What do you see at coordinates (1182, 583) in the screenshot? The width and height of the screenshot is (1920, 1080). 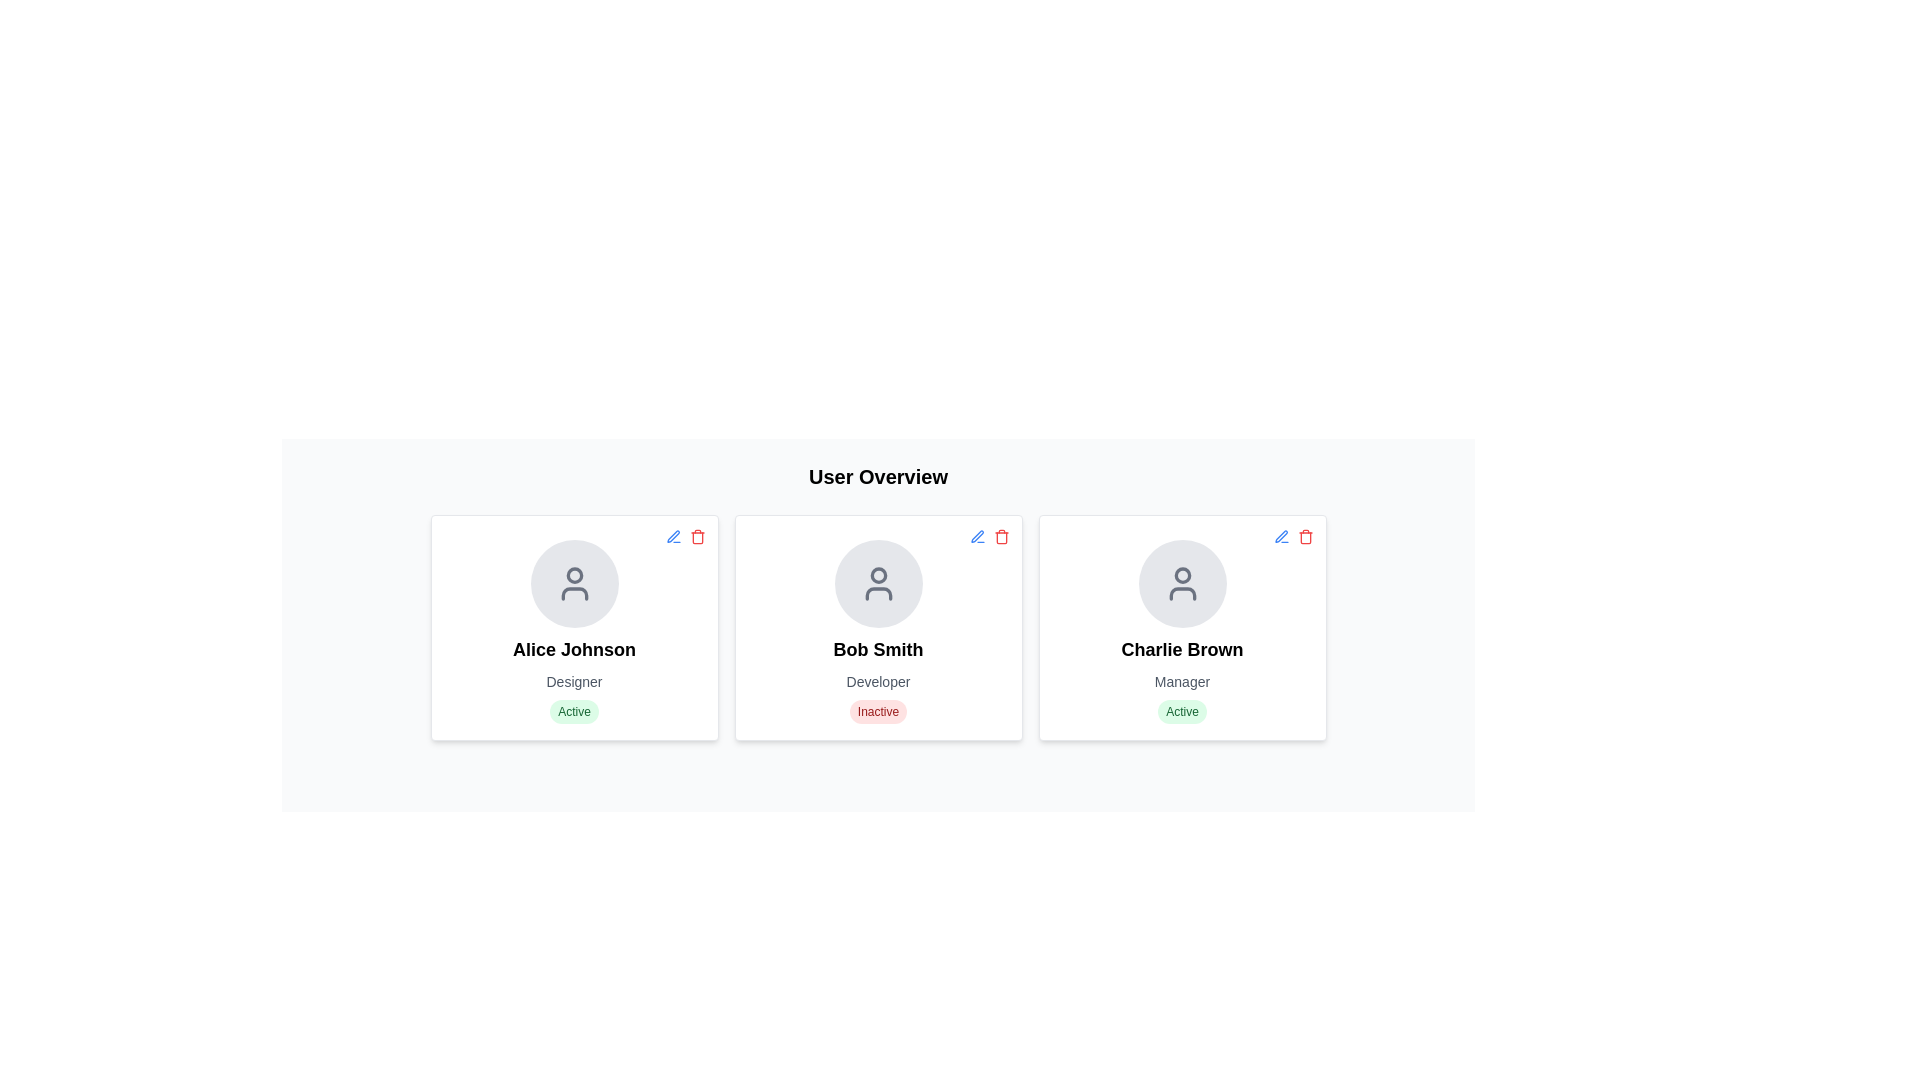 I see `the user profile icon representing 'Charlie Brown' located at the top-center of the card in the user overview section` at bounding box center [1182, 583].